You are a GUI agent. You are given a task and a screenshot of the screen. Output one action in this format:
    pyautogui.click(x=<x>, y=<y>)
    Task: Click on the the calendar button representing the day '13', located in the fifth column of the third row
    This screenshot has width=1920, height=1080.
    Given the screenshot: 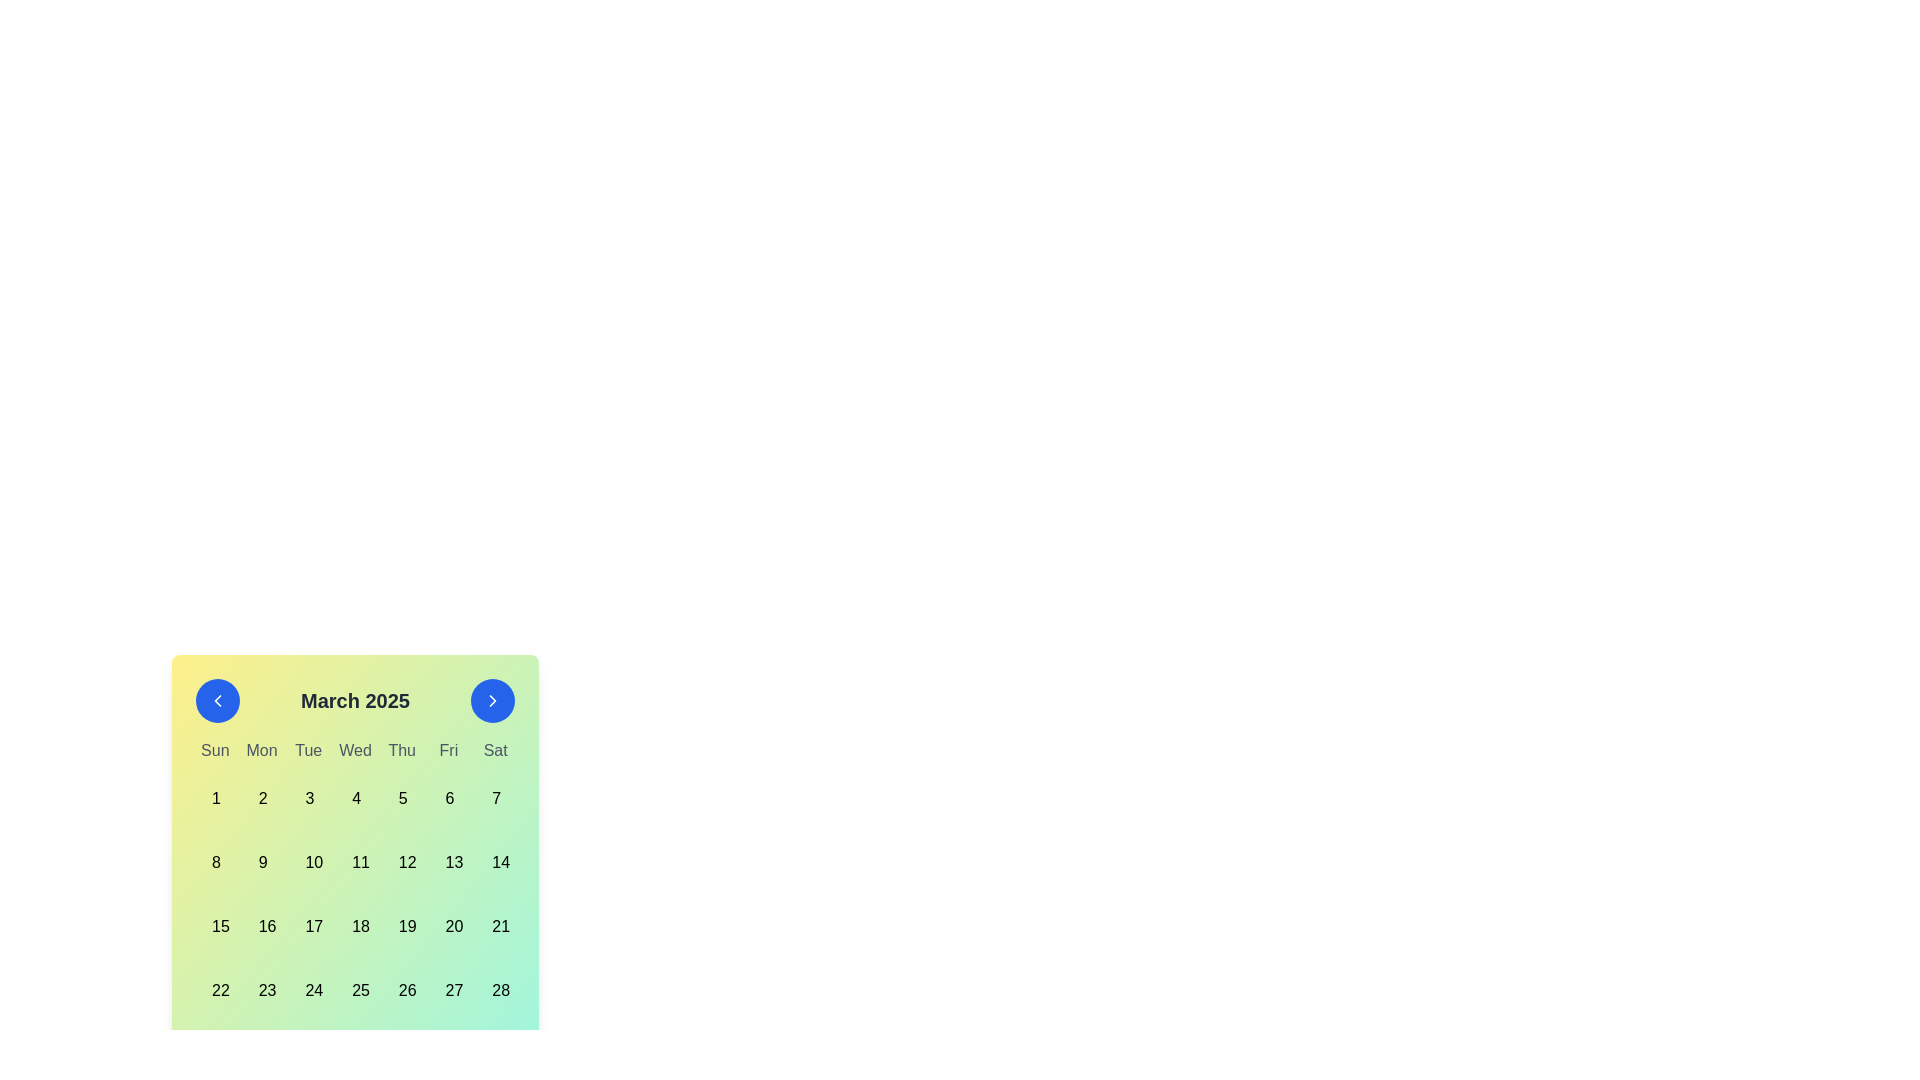 What is the action you would take?
    pyautogui.click(x=447, y=862)
    